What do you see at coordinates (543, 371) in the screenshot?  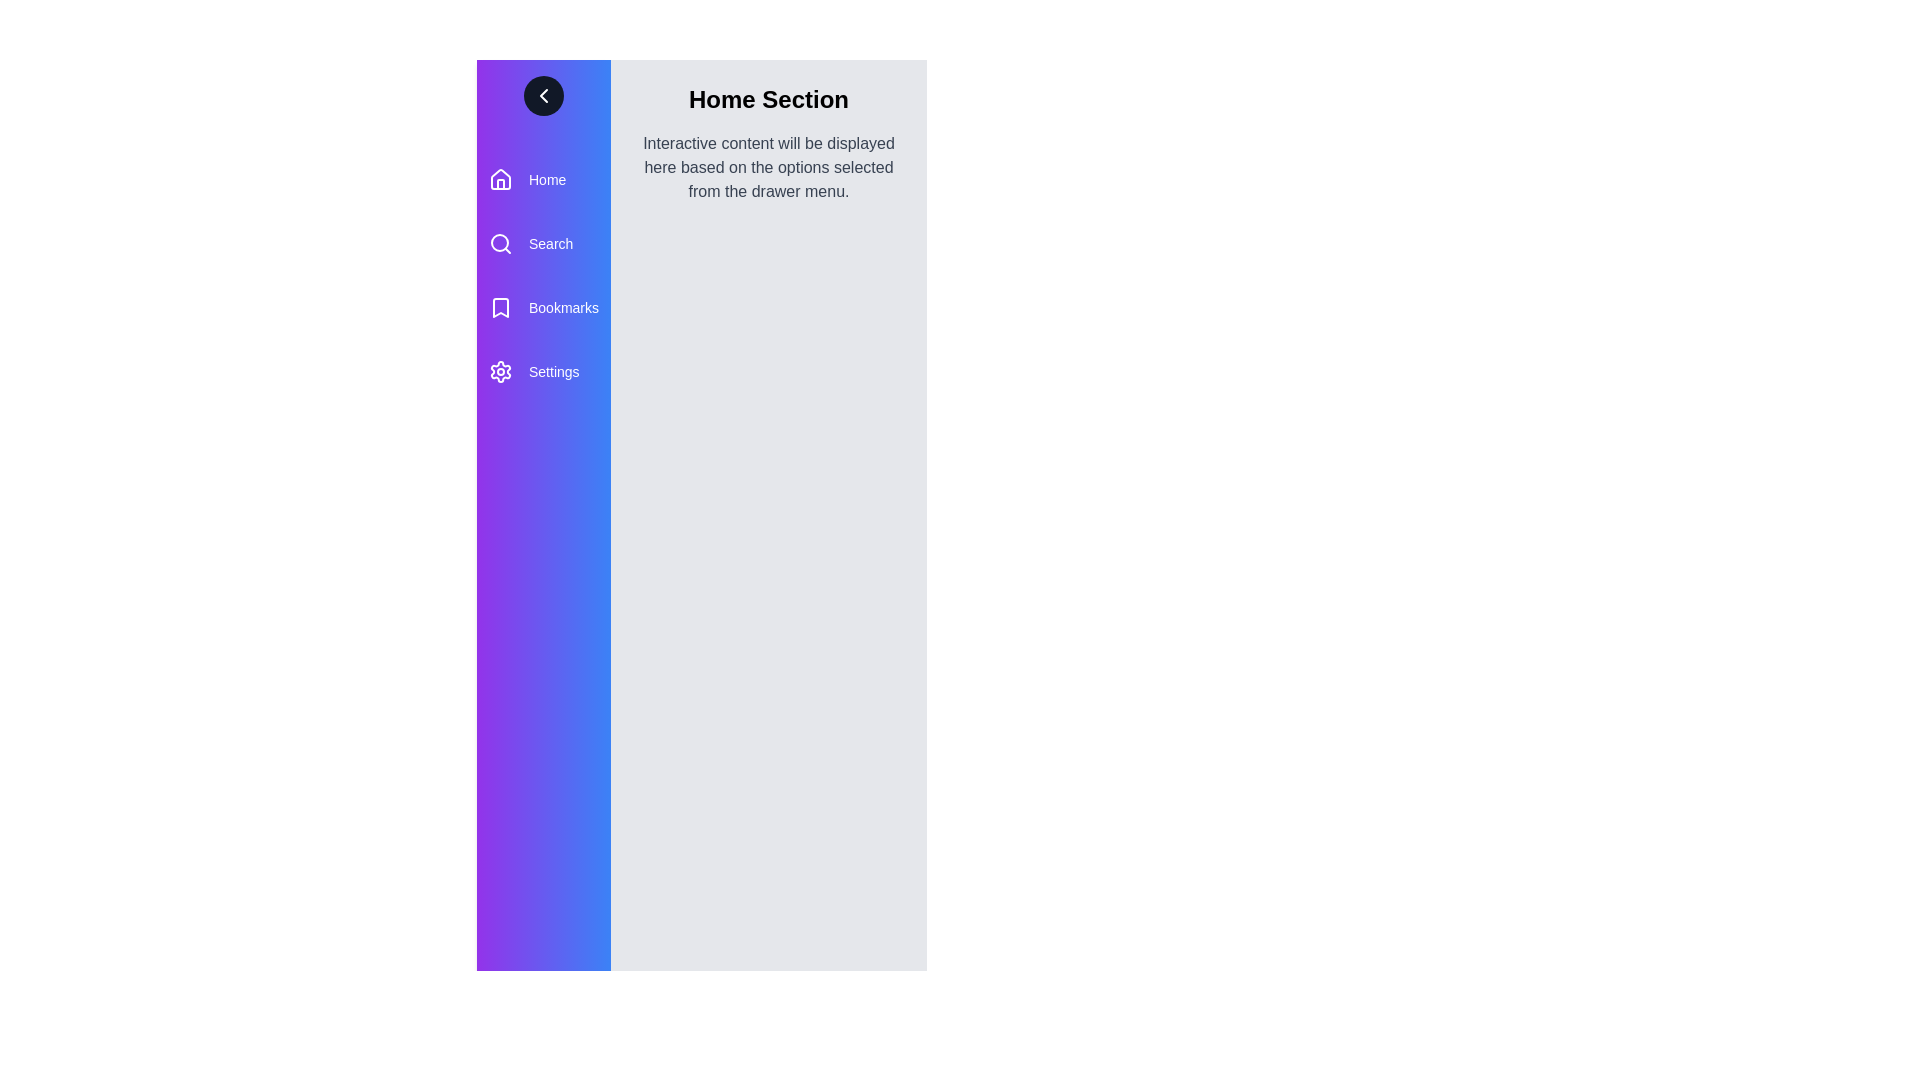 I see `the menu item Settings` at bounding box center [543, 371].